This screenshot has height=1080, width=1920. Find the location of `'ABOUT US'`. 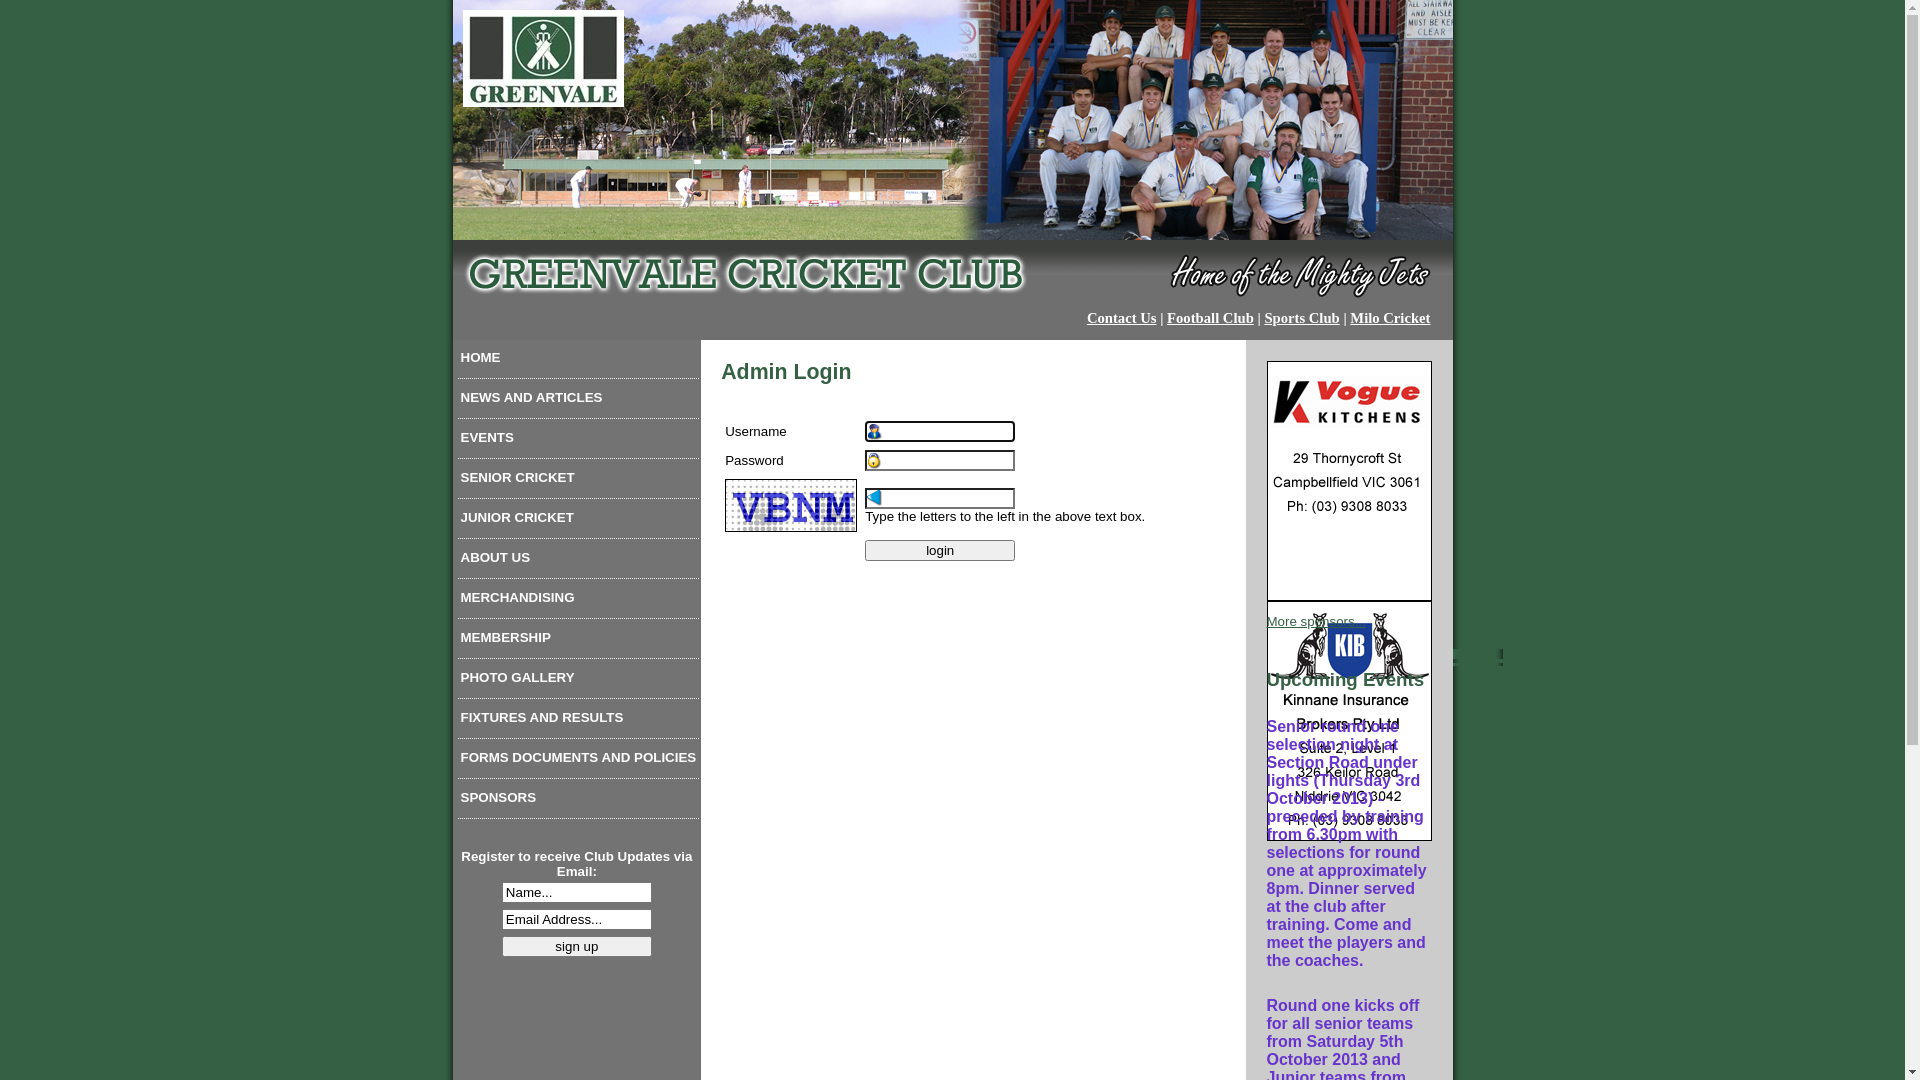

'ABOUT US' is located at coordinates (578, 562).